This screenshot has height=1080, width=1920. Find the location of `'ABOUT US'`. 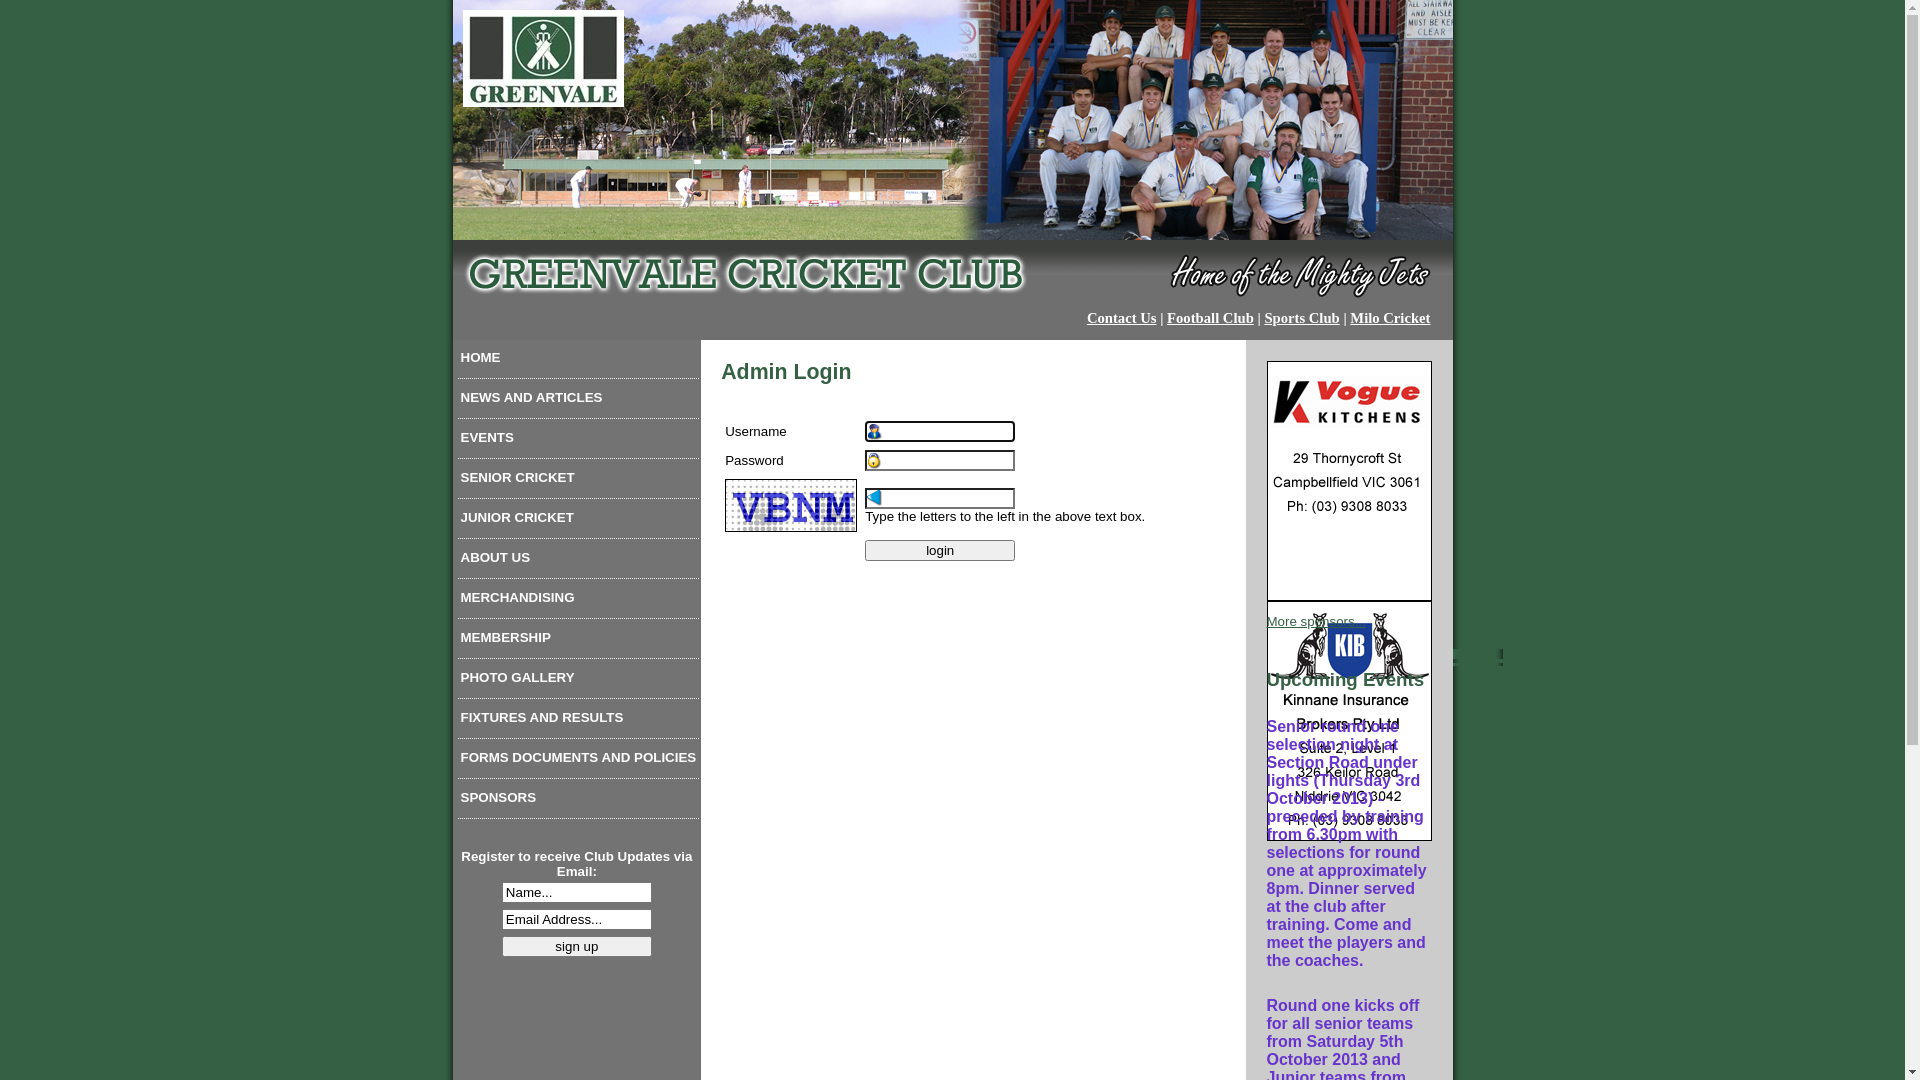

'ABOUT US' is located at coordinates (578, 562).